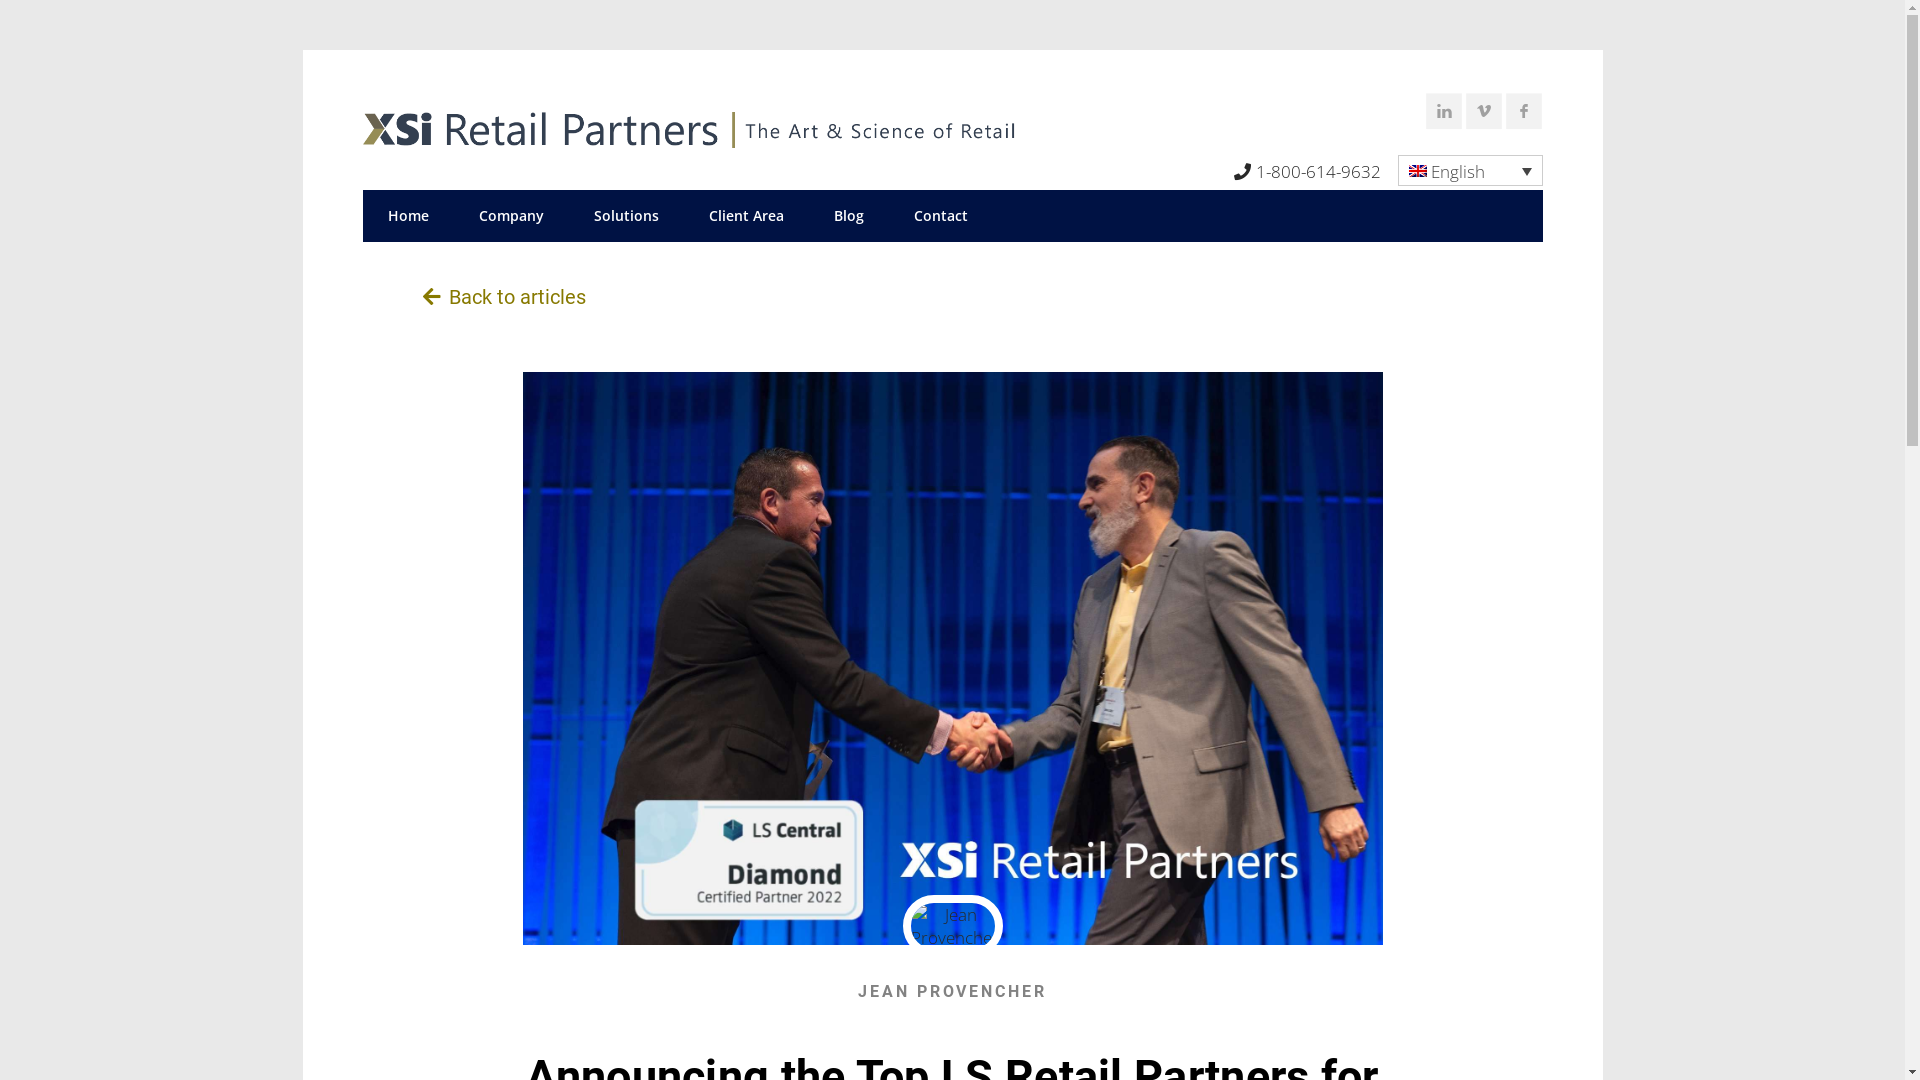 This screenshot has width=1920, height=1080. I want to click on 'Company', so click(511, 216).